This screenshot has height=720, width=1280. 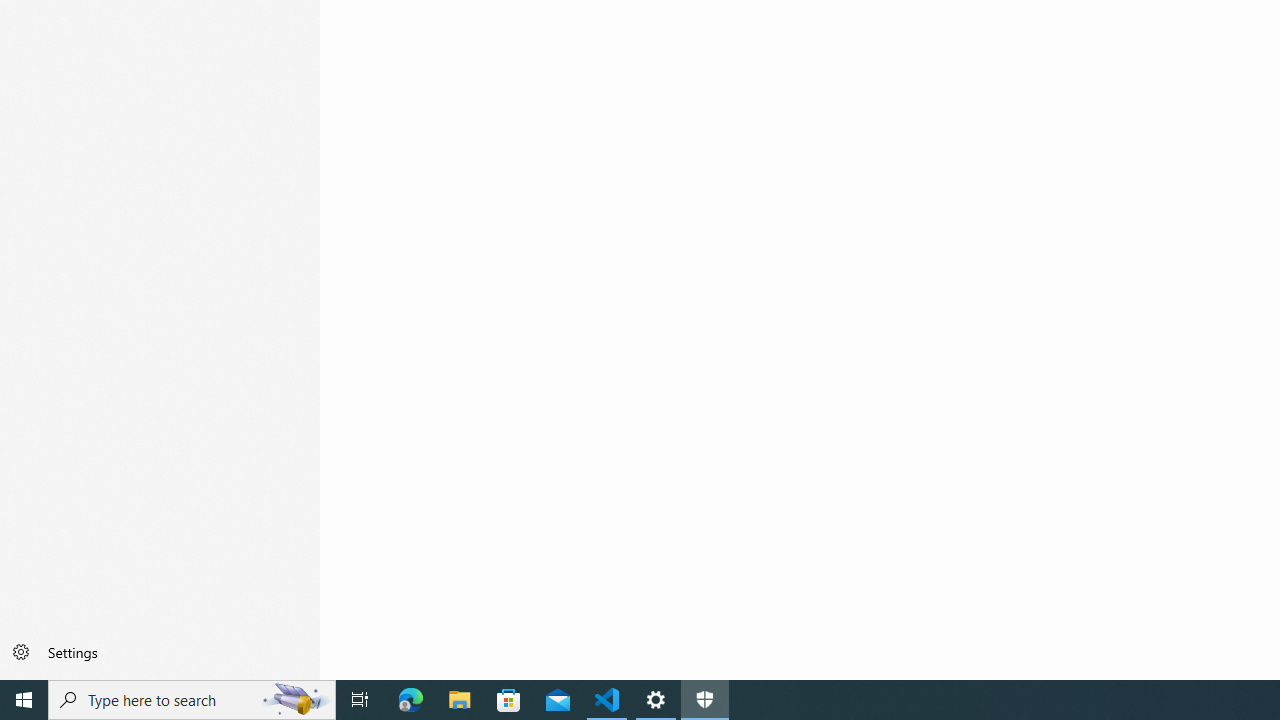 What do you see at coordinates (509, 698) in the screenshot?
I see `'Microsoft Store'` at bounding box center [509, 698].